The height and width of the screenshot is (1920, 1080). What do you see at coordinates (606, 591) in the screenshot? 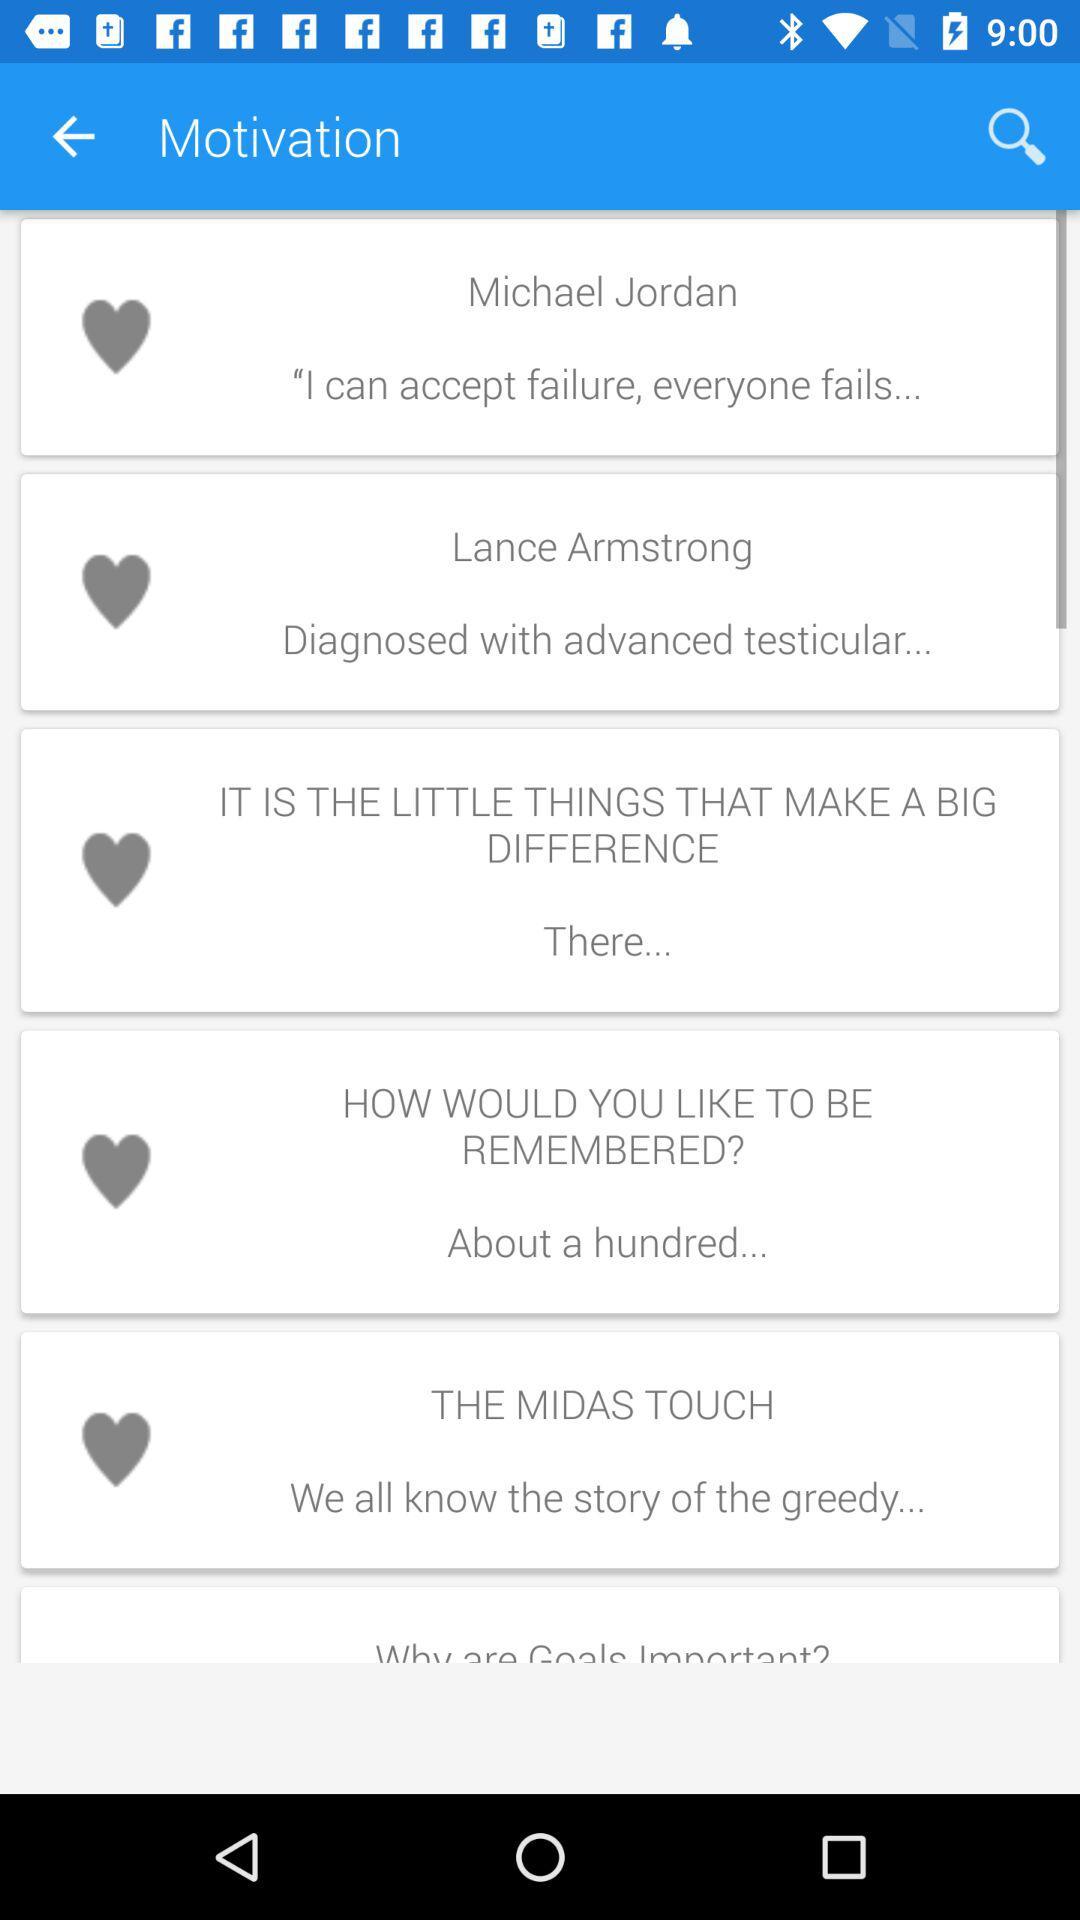
I see `the item below michael jordan  item` at bounding box center [606, 591].